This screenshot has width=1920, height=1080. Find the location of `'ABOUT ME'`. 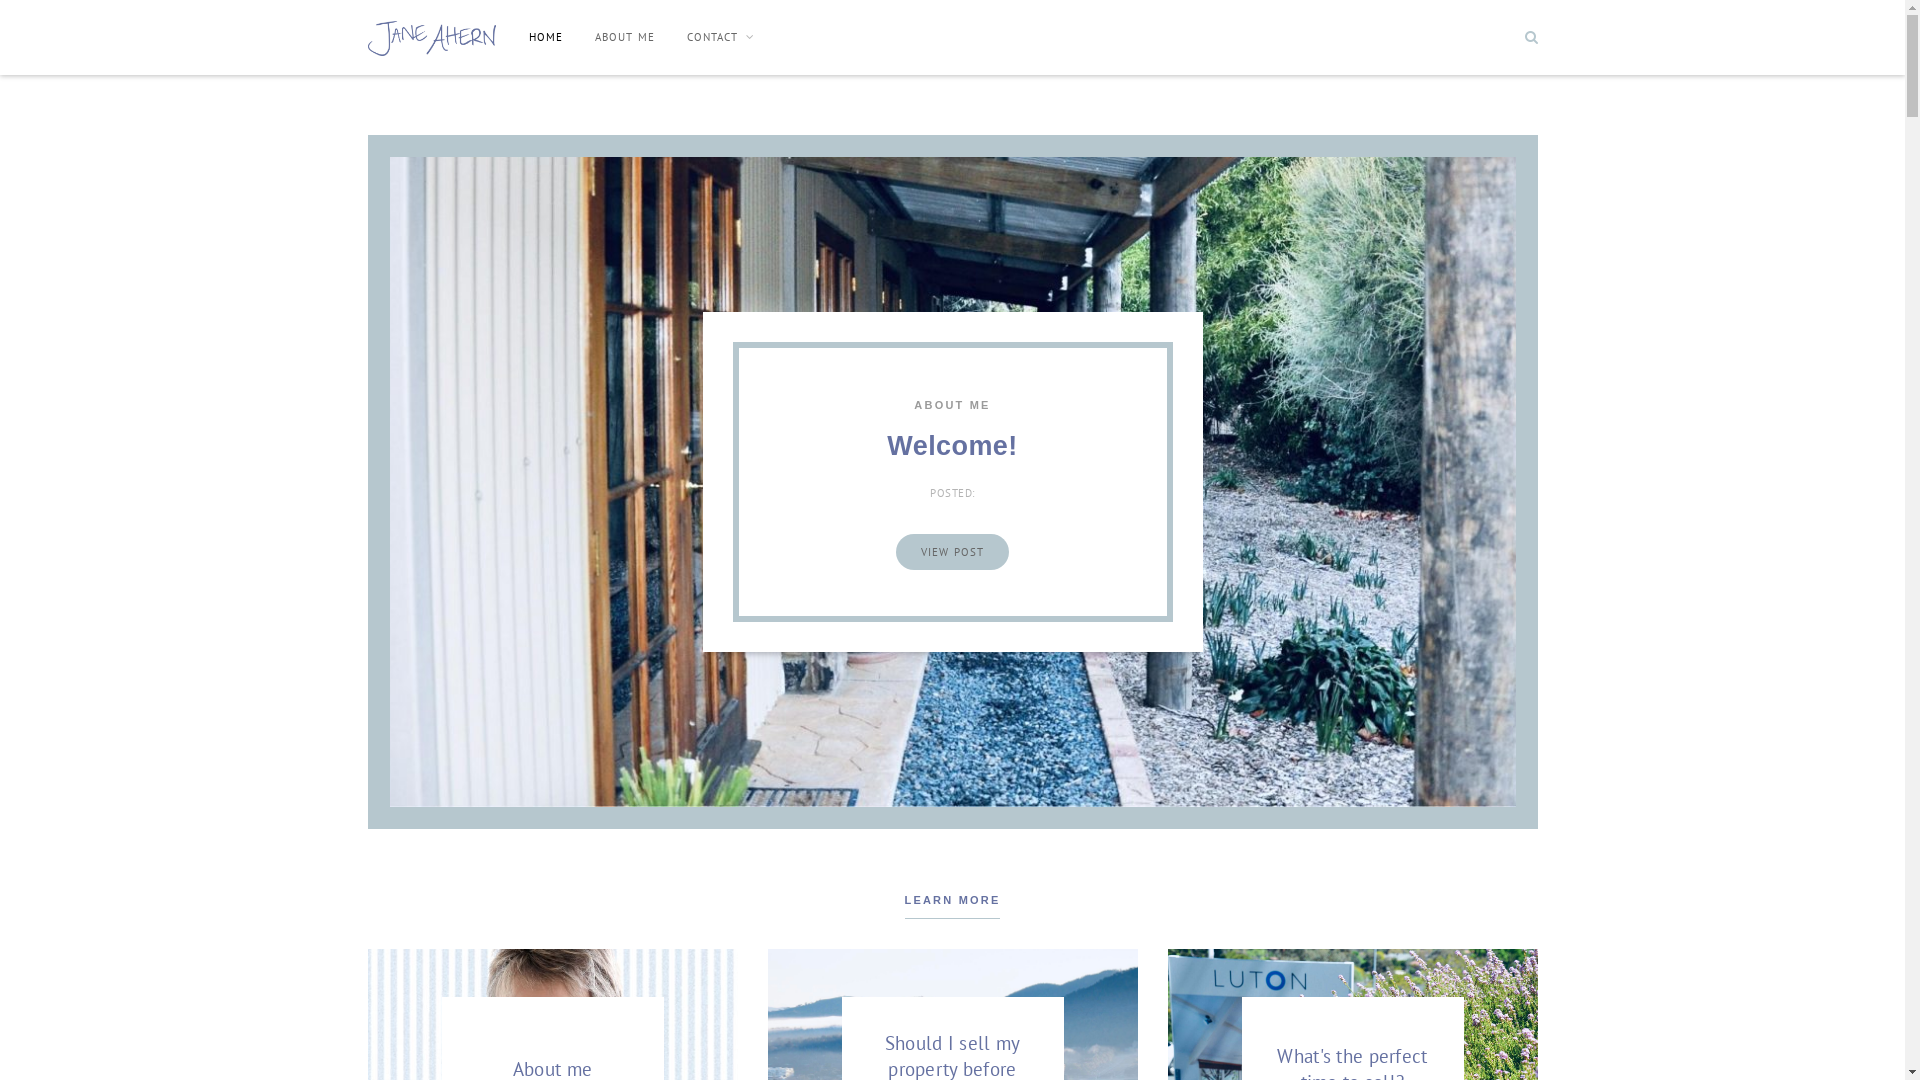

'ABOUT ME' is located at coordinates (950, 405).